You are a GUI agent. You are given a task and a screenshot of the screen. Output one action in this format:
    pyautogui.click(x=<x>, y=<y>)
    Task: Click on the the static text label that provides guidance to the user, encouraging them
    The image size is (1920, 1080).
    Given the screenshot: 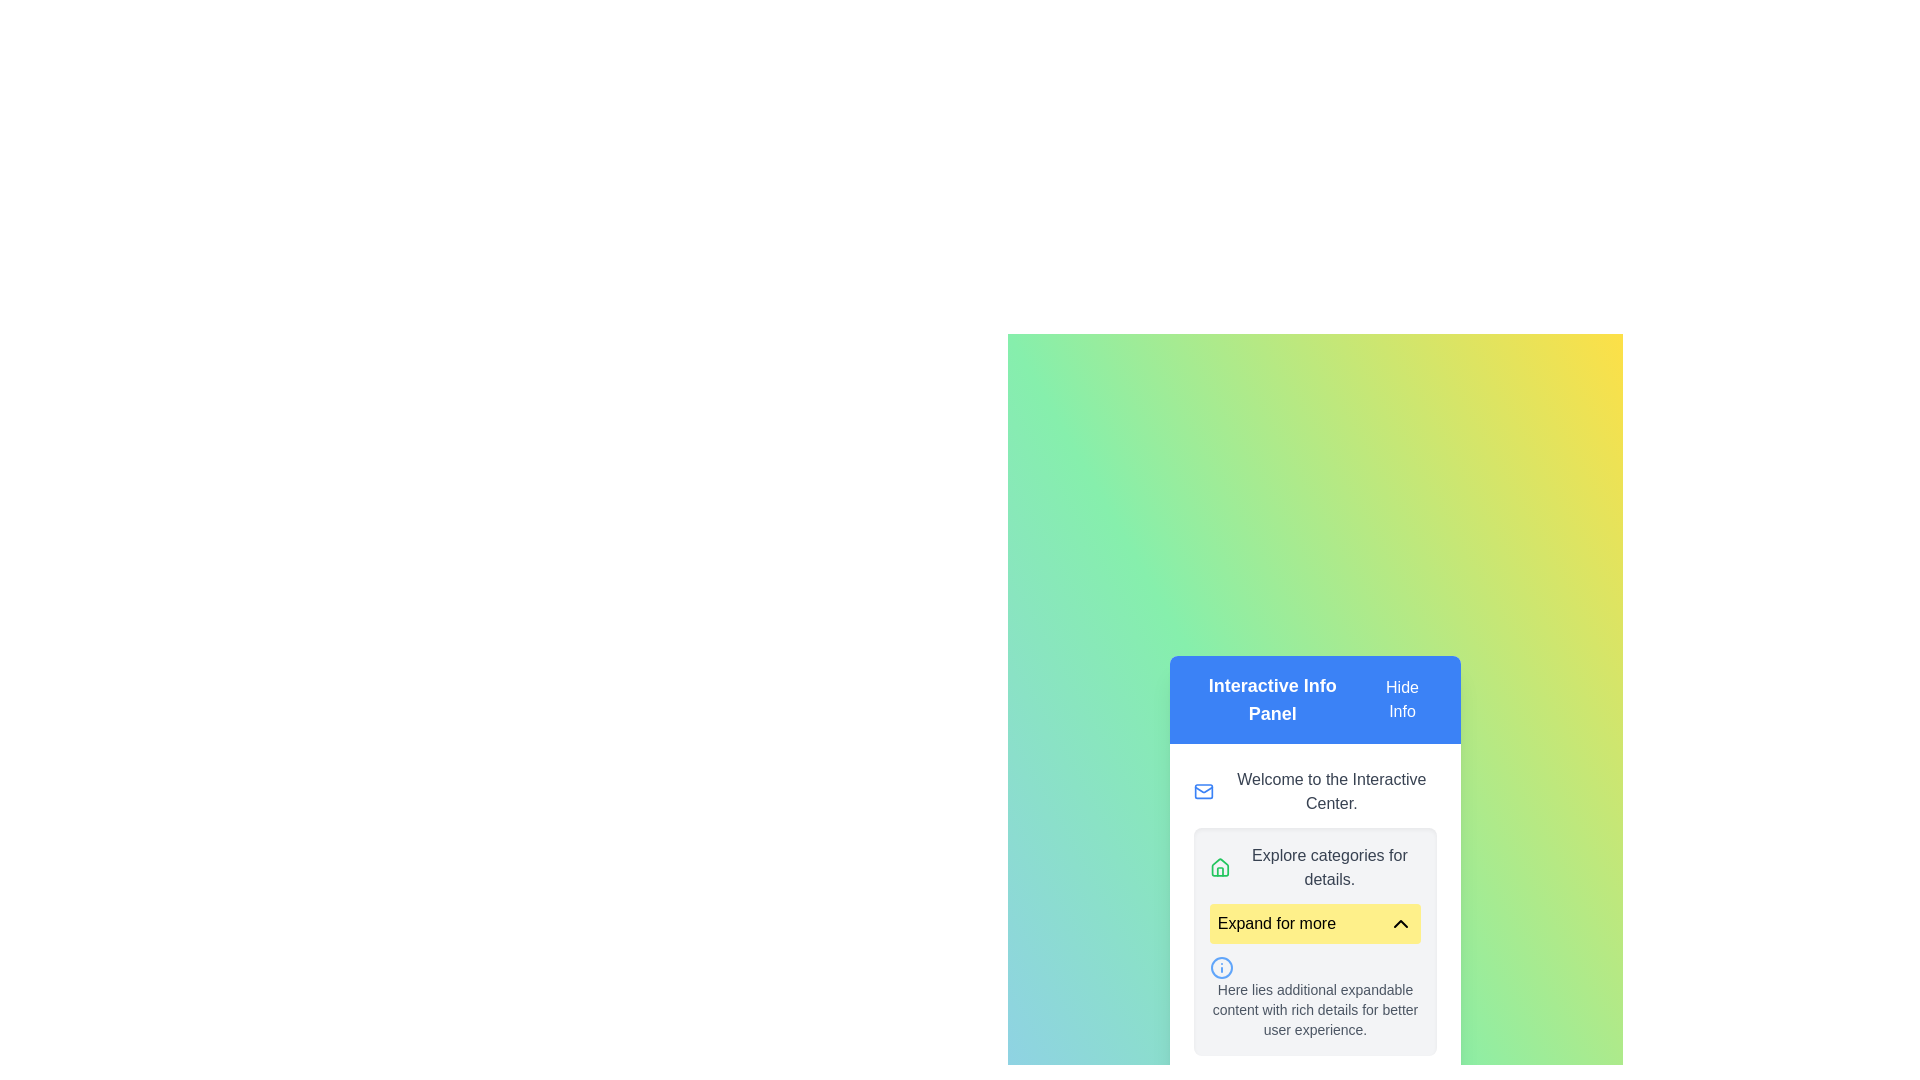 What is the action you would take?
    pyautogui.click(x=1329, y=866)
    